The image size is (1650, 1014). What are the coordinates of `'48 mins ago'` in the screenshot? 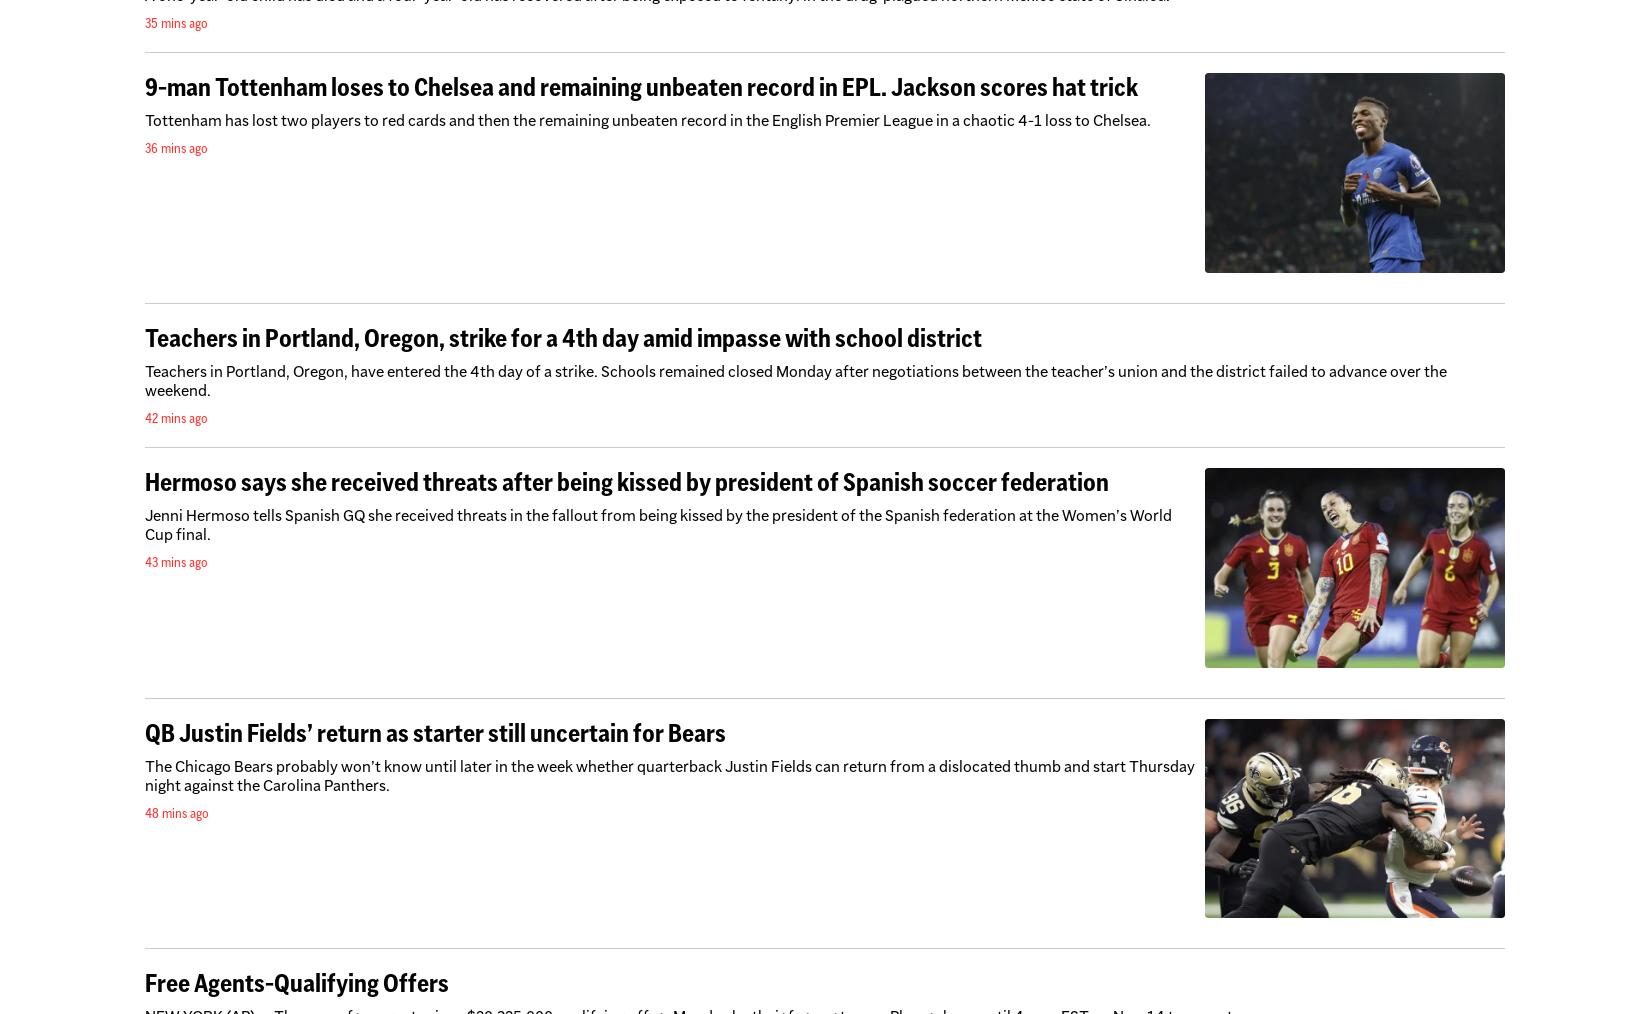 It's located at (177, 812).